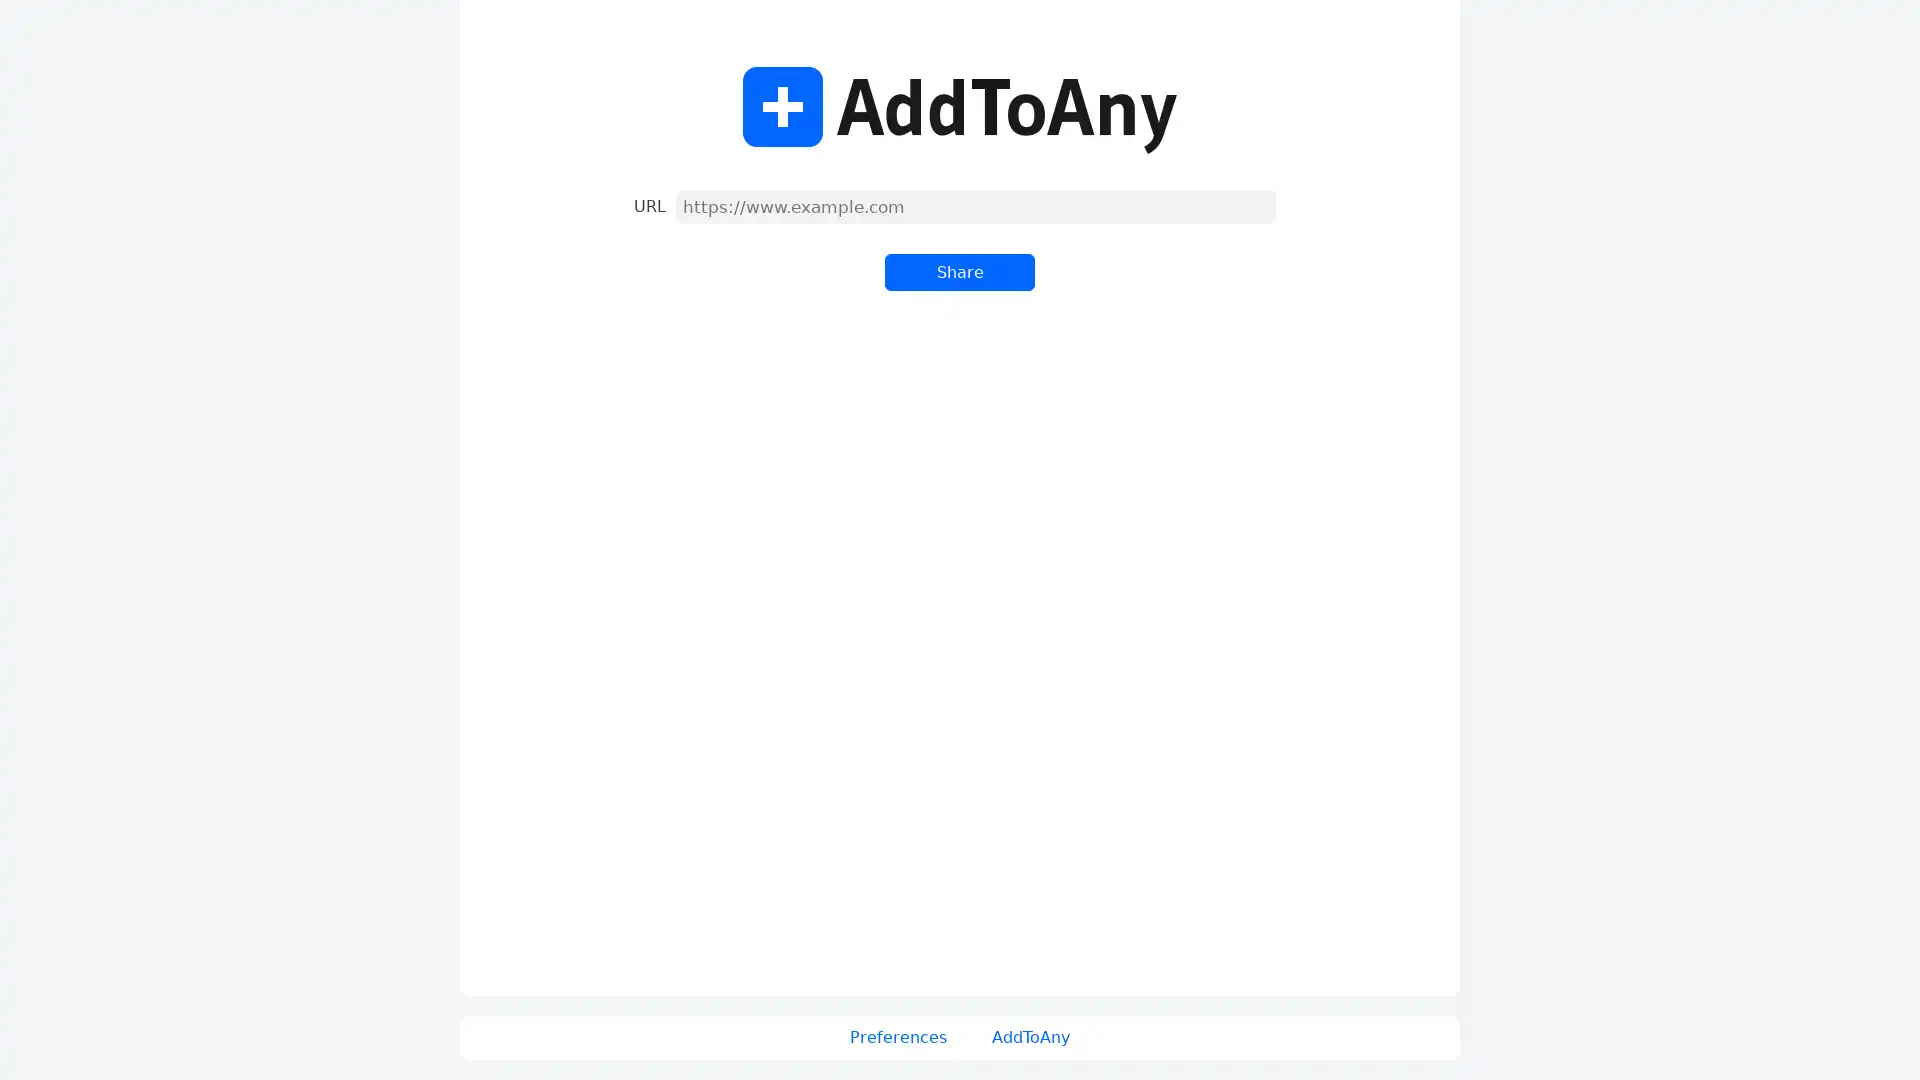 The image size is (1920, 1080). I want to click on Share, so click(960, 272).